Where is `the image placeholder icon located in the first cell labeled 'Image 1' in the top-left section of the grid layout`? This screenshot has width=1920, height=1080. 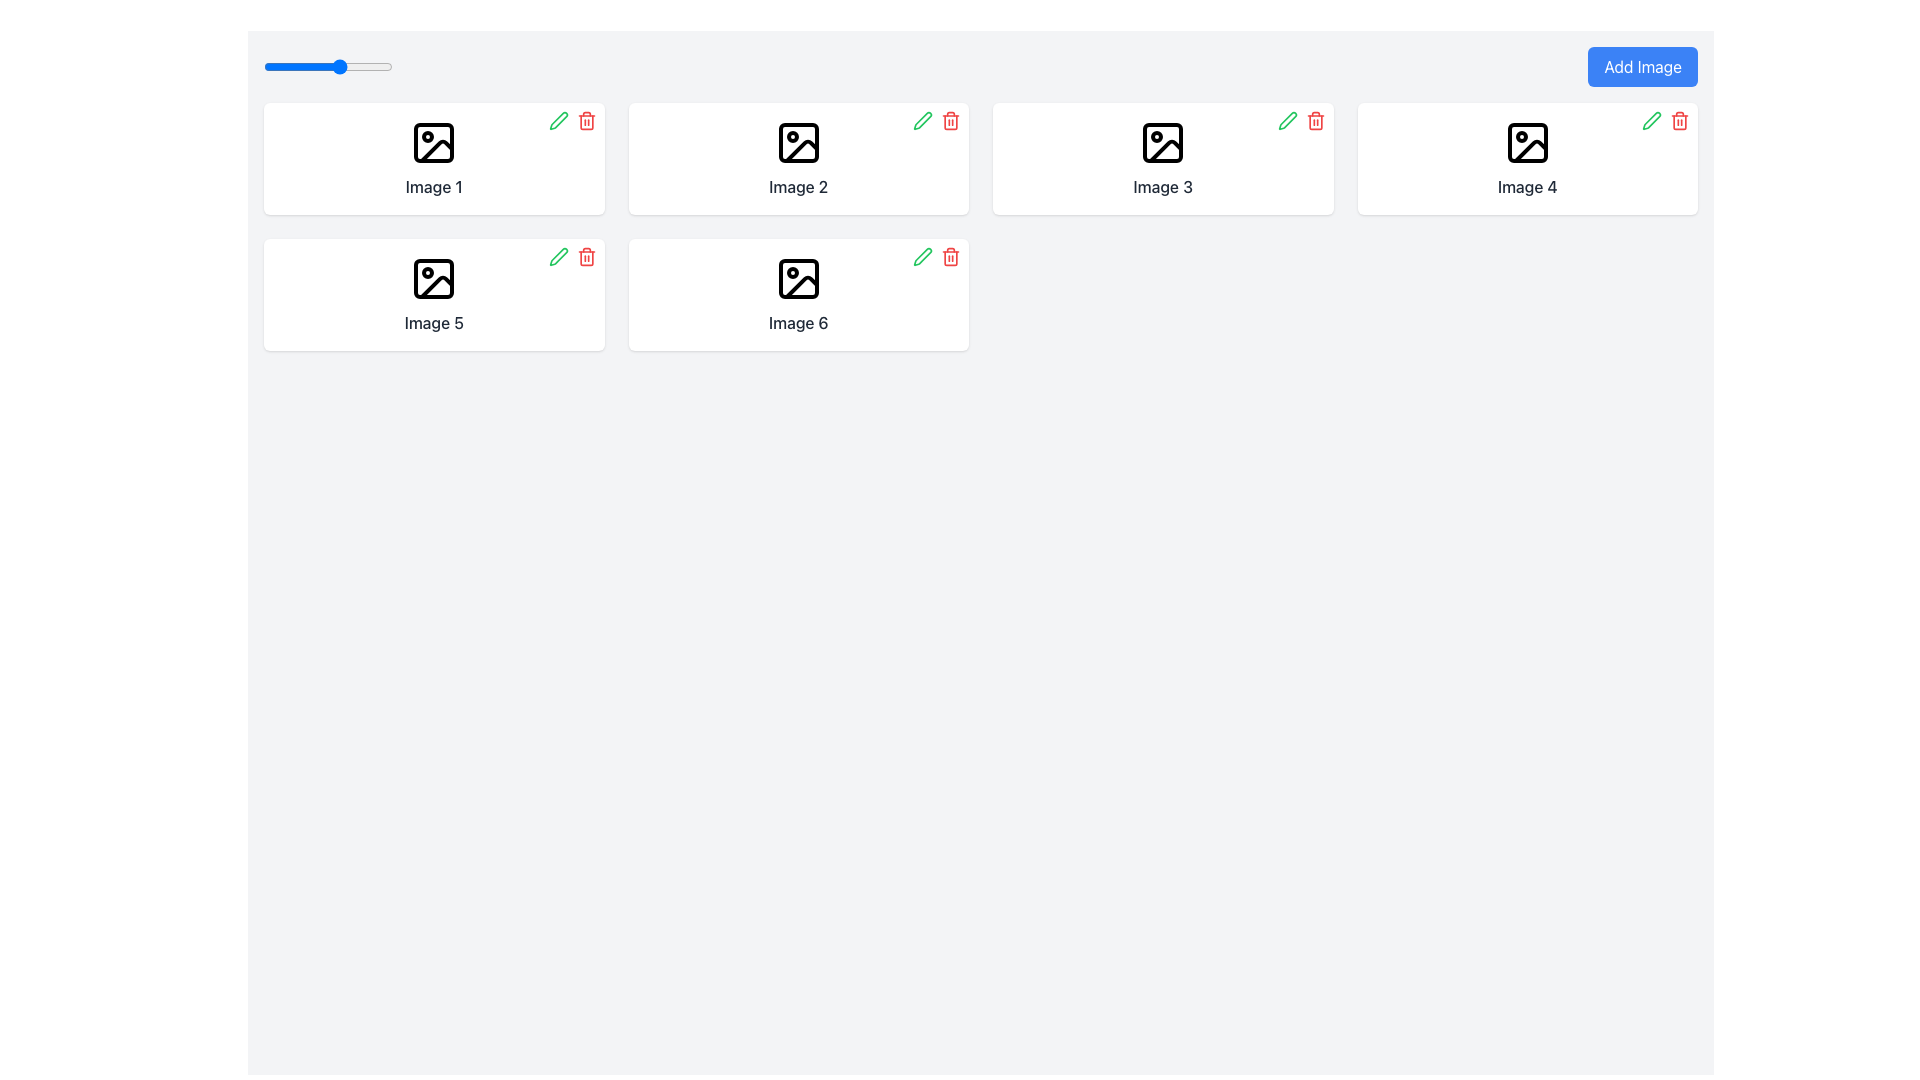
the image placeholder icon located in the first cell labeled 'Image 1' in the top-left section of the grid layout is located at coordinates (433, 141).